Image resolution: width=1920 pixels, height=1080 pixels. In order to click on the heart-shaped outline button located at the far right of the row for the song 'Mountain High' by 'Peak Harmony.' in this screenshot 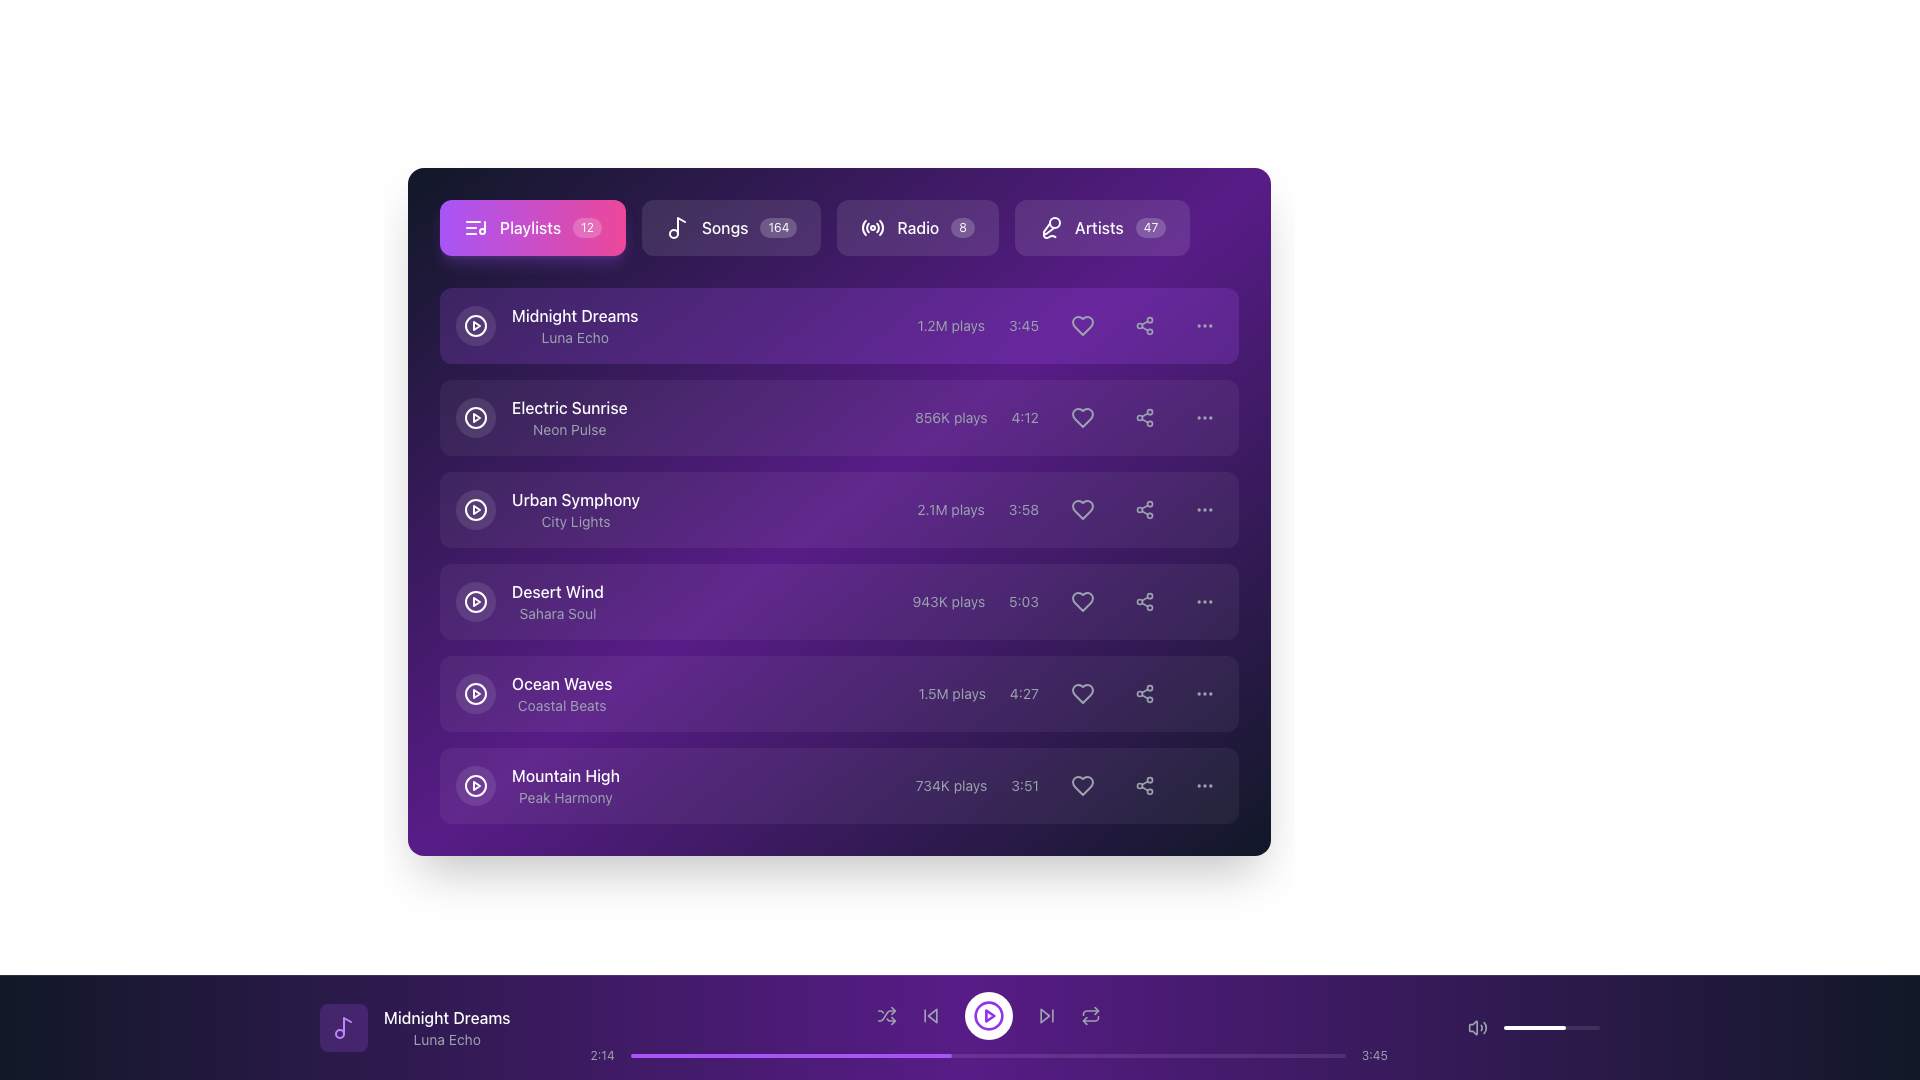, I will do `click(1082, 785)`.